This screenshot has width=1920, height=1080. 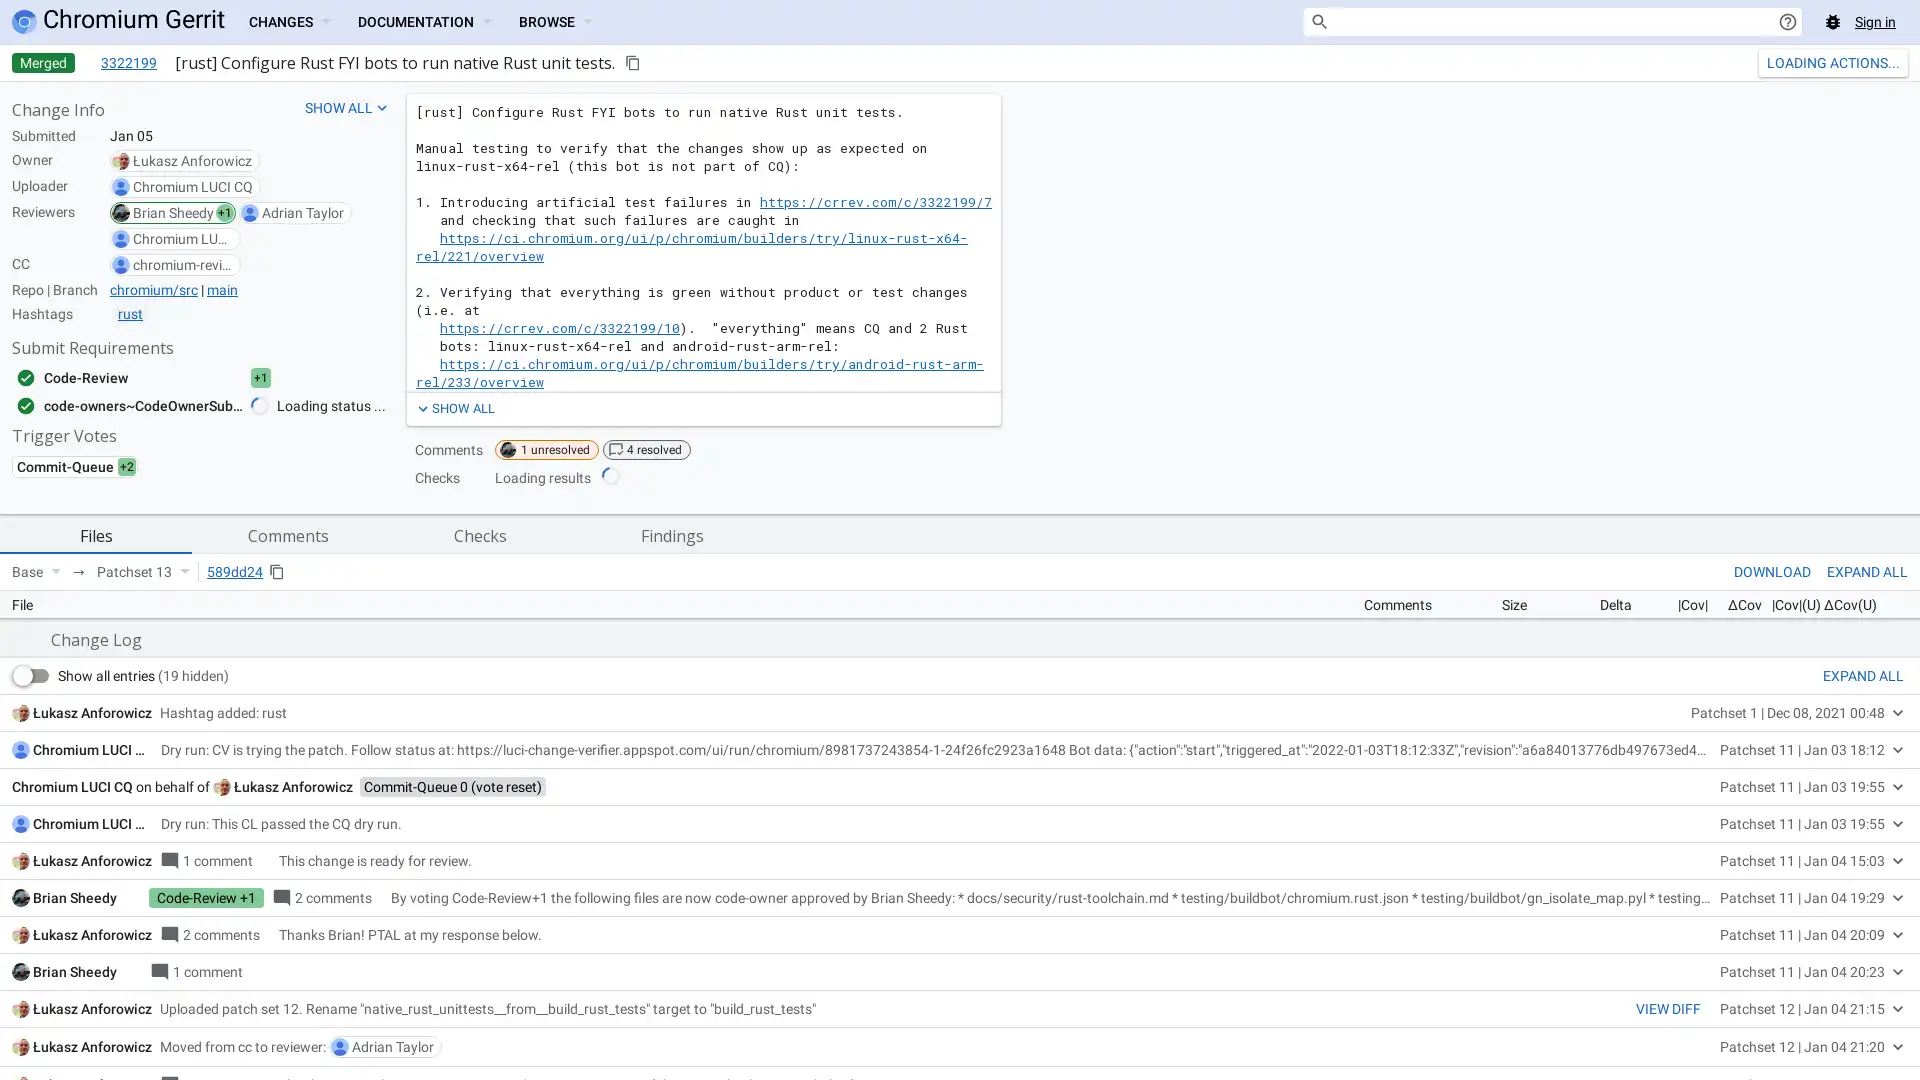 What do you see at coordinates (1814, 61) in the screenshot?
I see `CREATE RELAND` at bounding box center [1814, 61].